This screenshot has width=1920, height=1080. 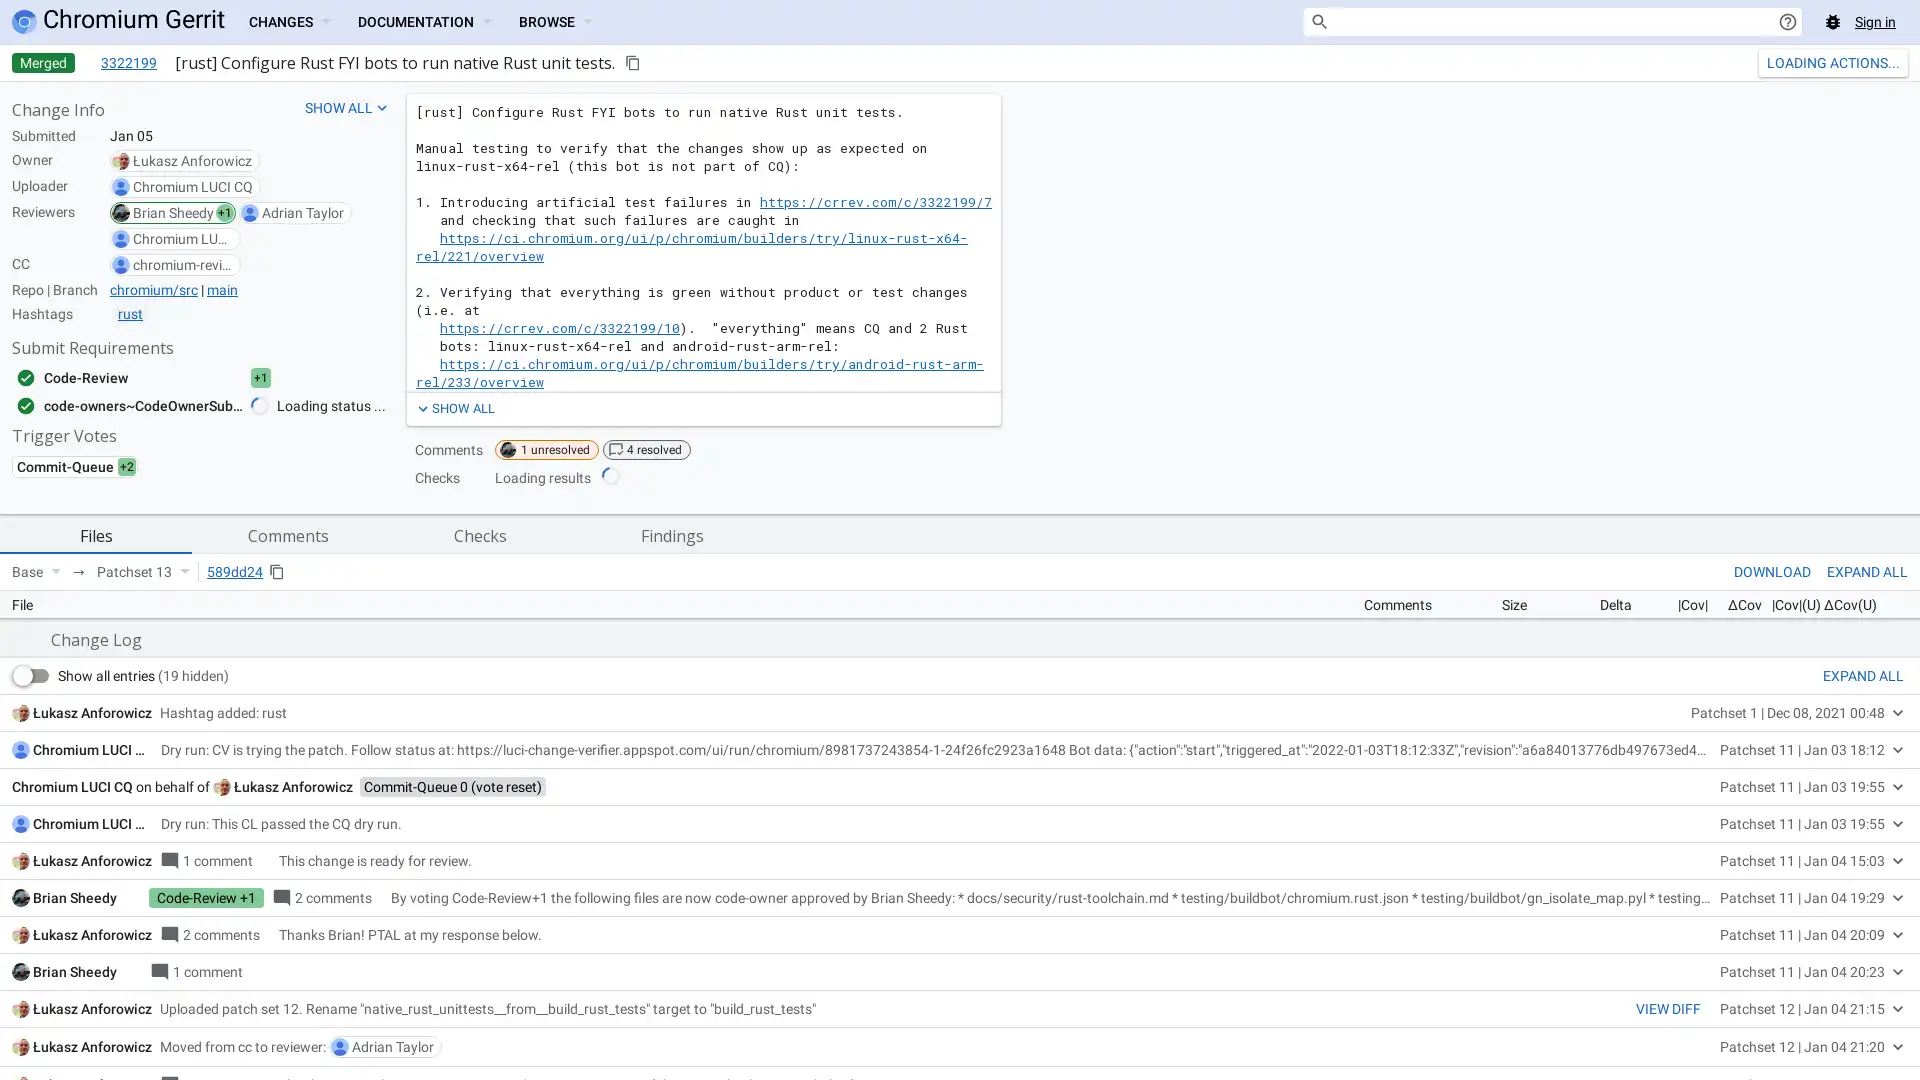 What do you see at coordinates (1814, 61) in the screenshot?
I see `CREATE RELAND` at bounding box center [1814, 61].